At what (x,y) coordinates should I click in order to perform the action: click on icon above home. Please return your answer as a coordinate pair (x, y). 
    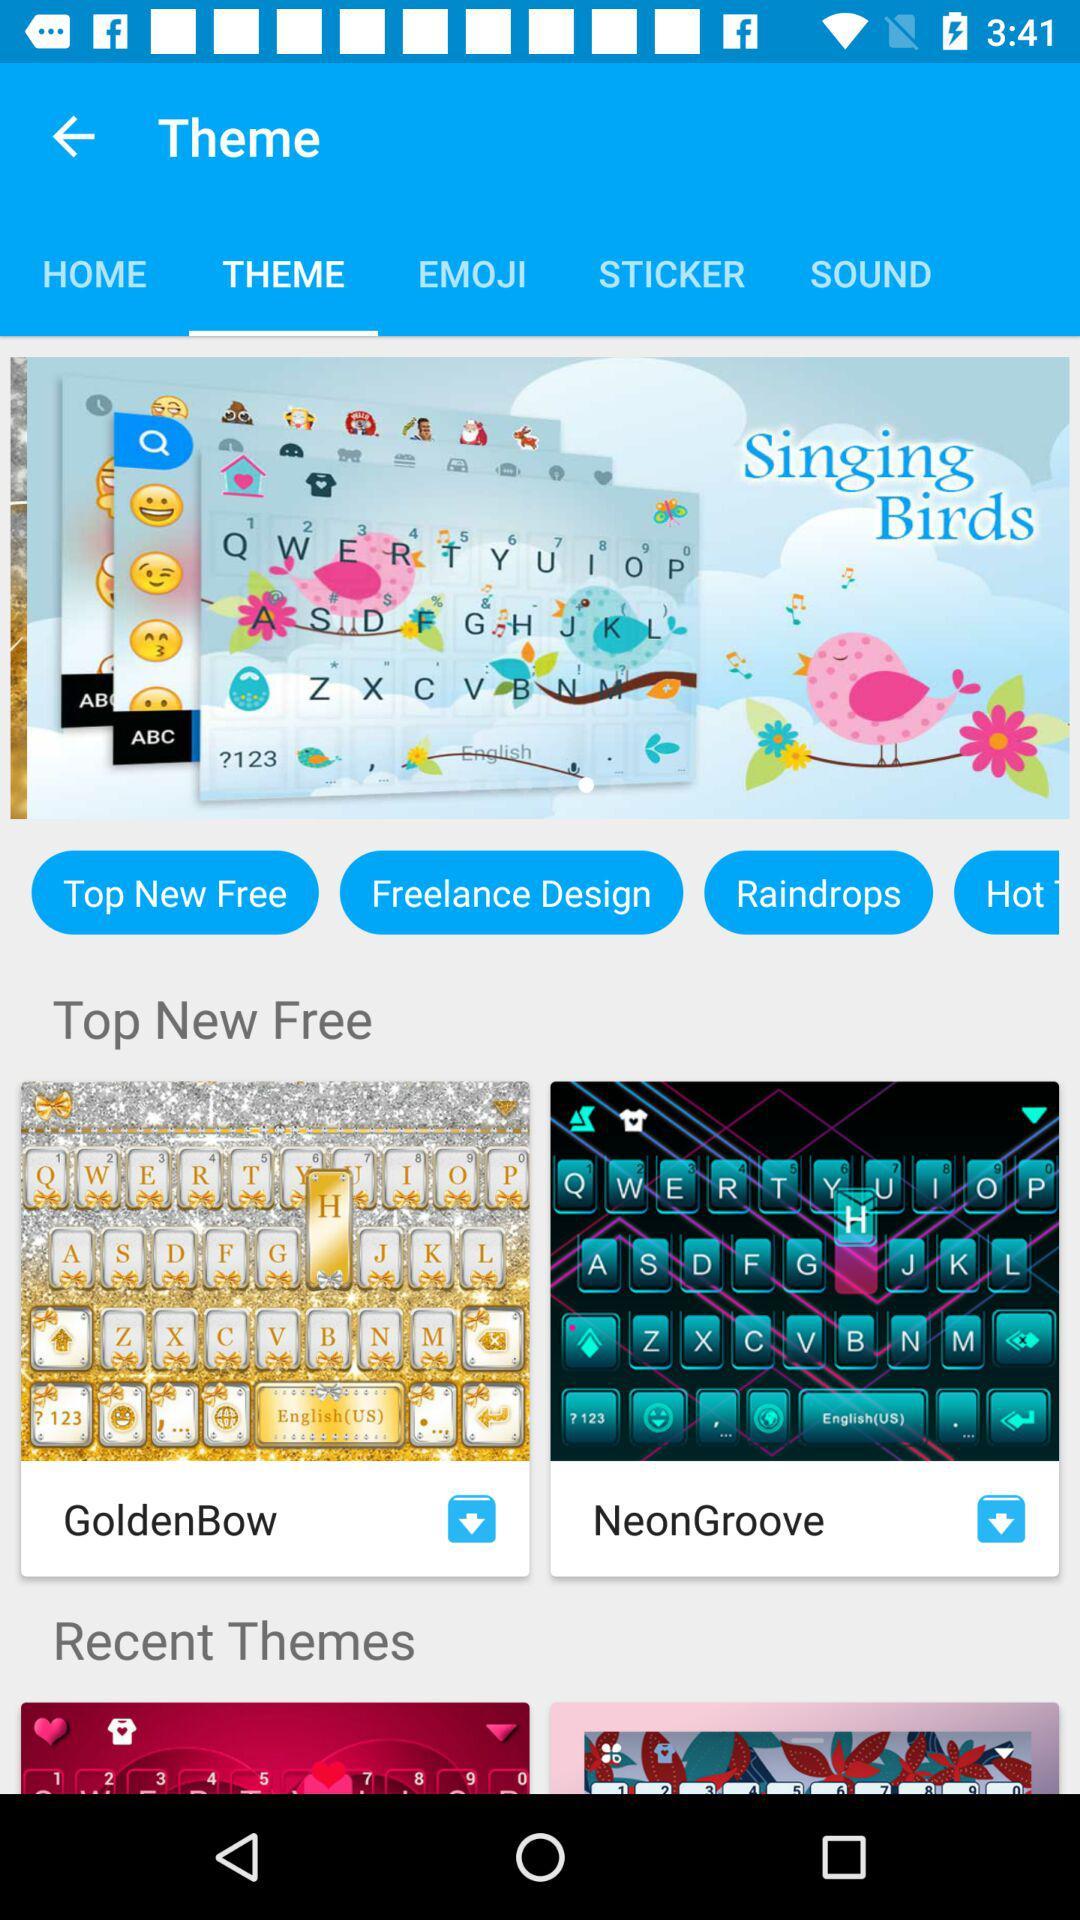
    Looking at the image, I should click on (72, 135).